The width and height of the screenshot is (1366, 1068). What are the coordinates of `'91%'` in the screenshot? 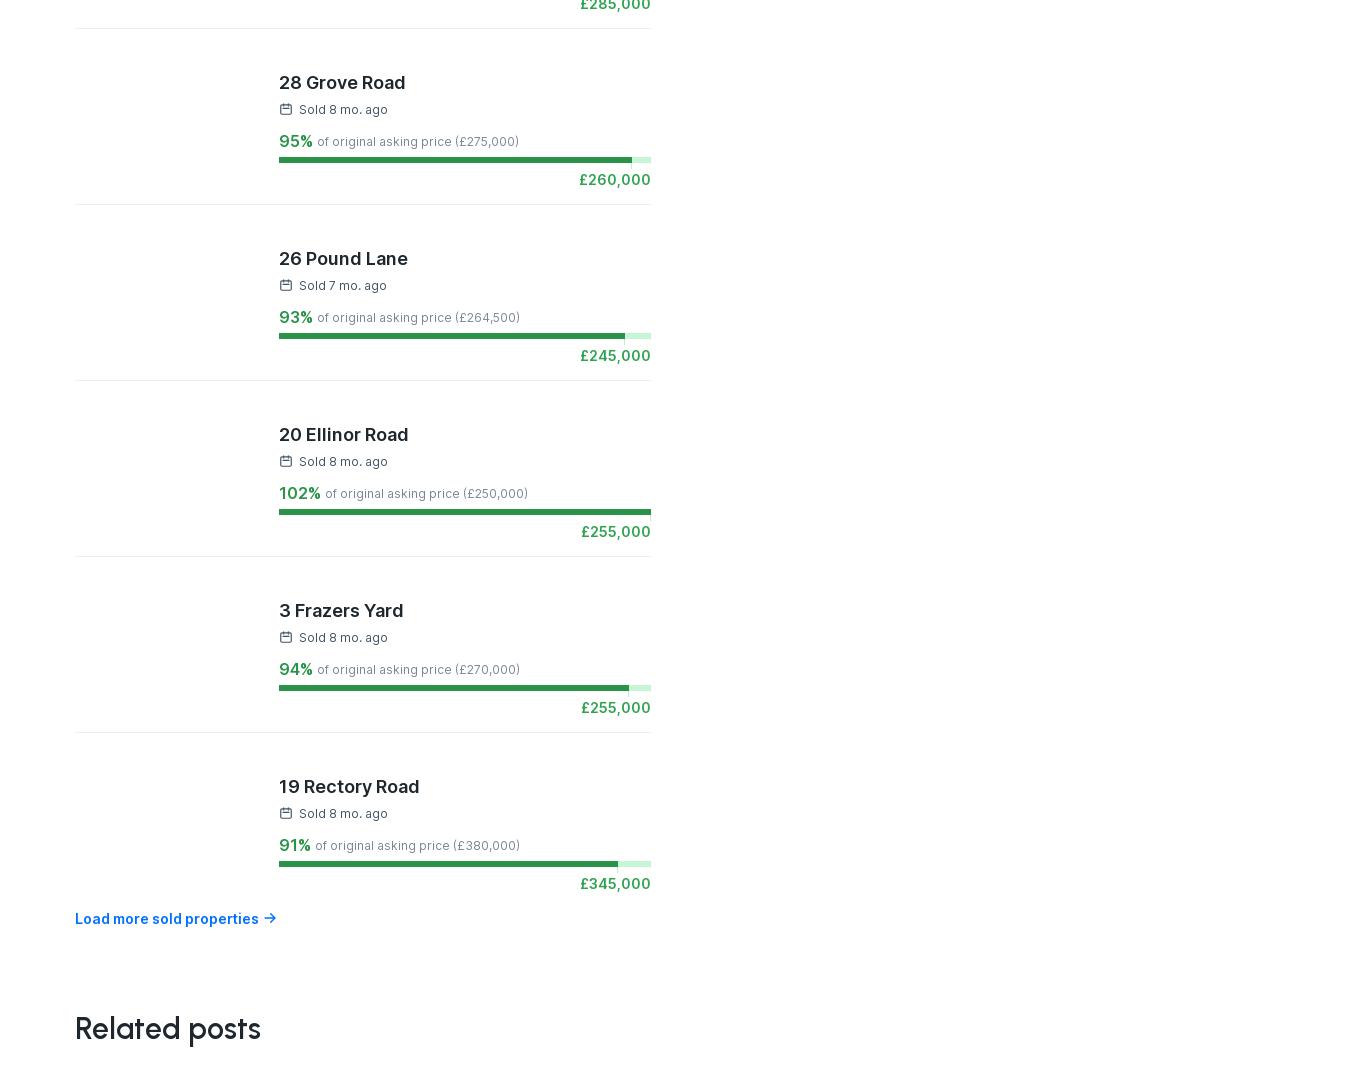 It's located at (295, 843).